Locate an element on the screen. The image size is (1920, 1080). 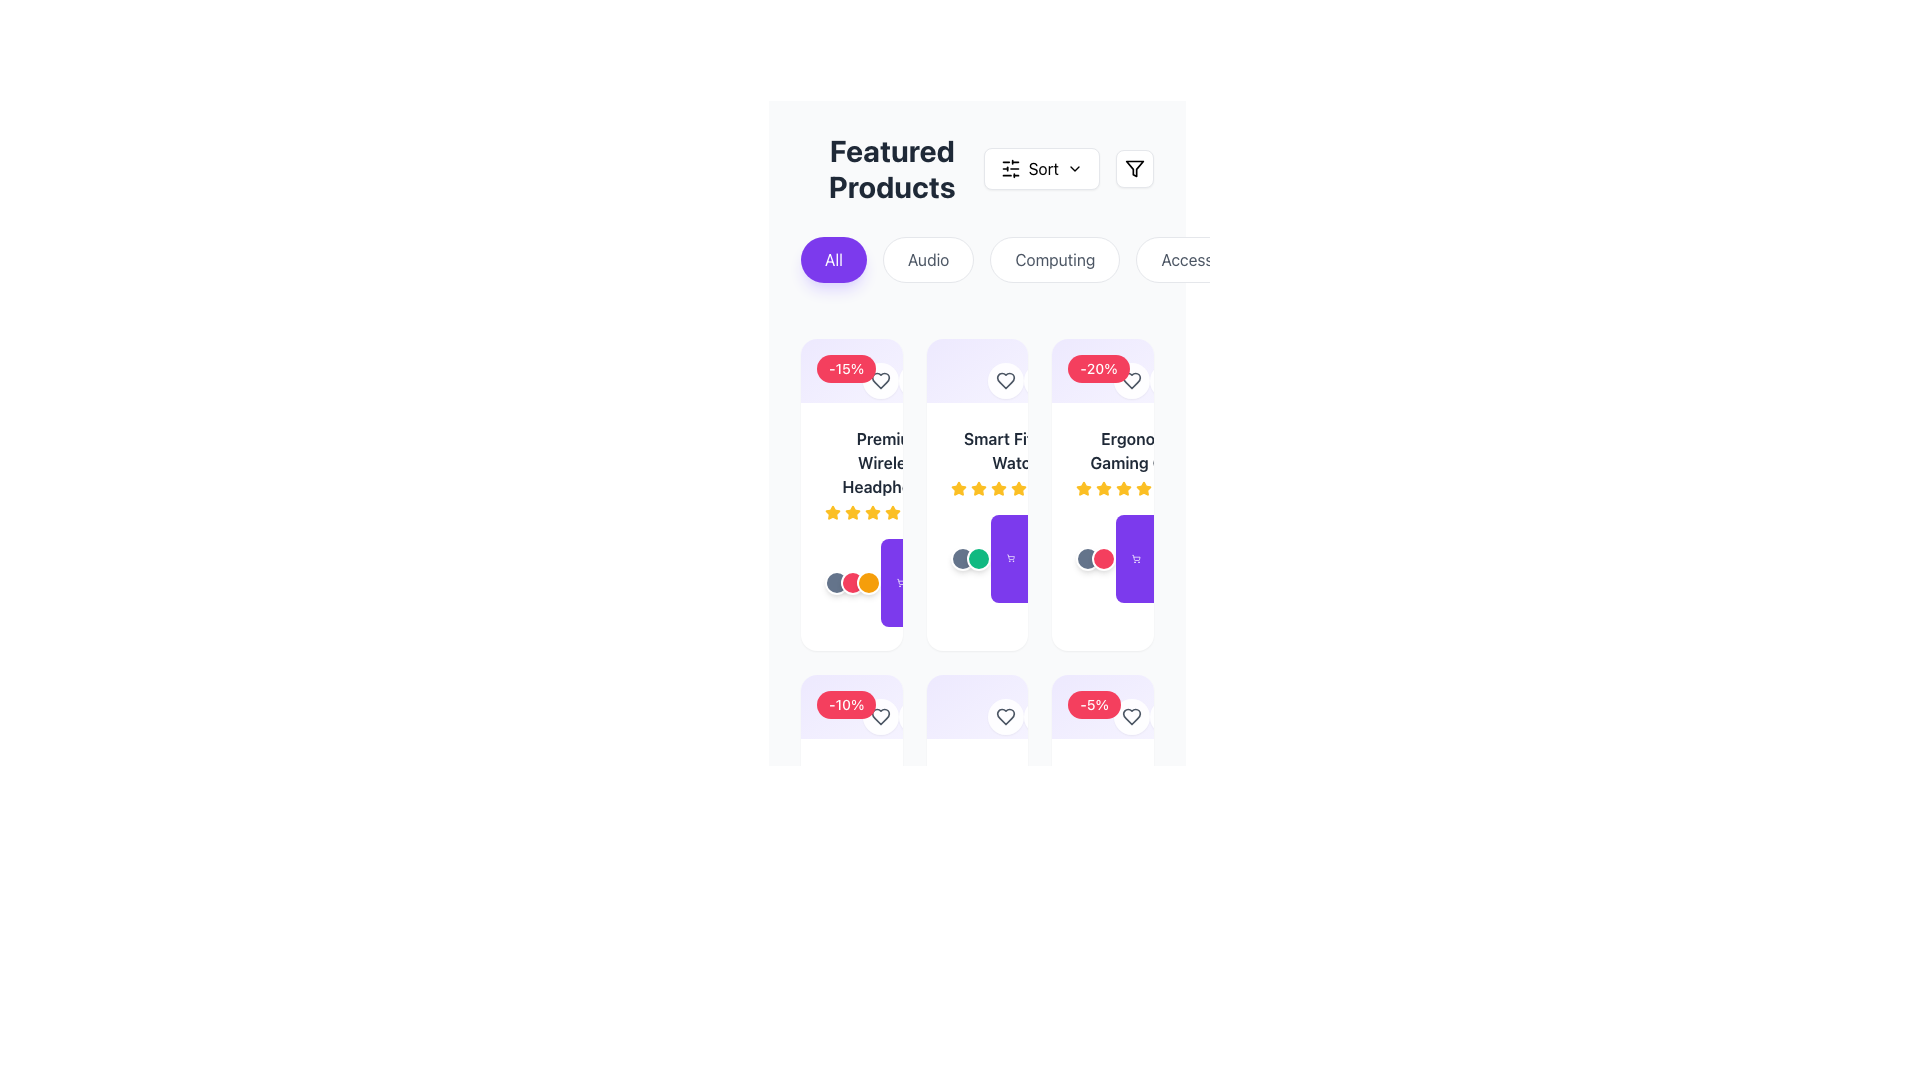
the middle button in the horizontal arrangement of three buttons is located at coordinates (853, 582).